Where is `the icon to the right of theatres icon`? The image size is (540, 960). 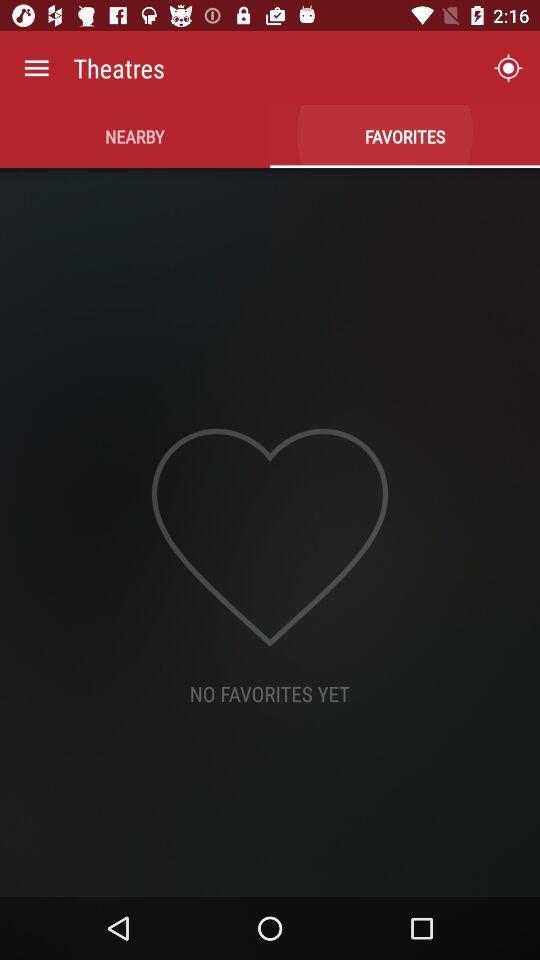 the icon to the right of theatres icon is located at coordinates (508, 68).